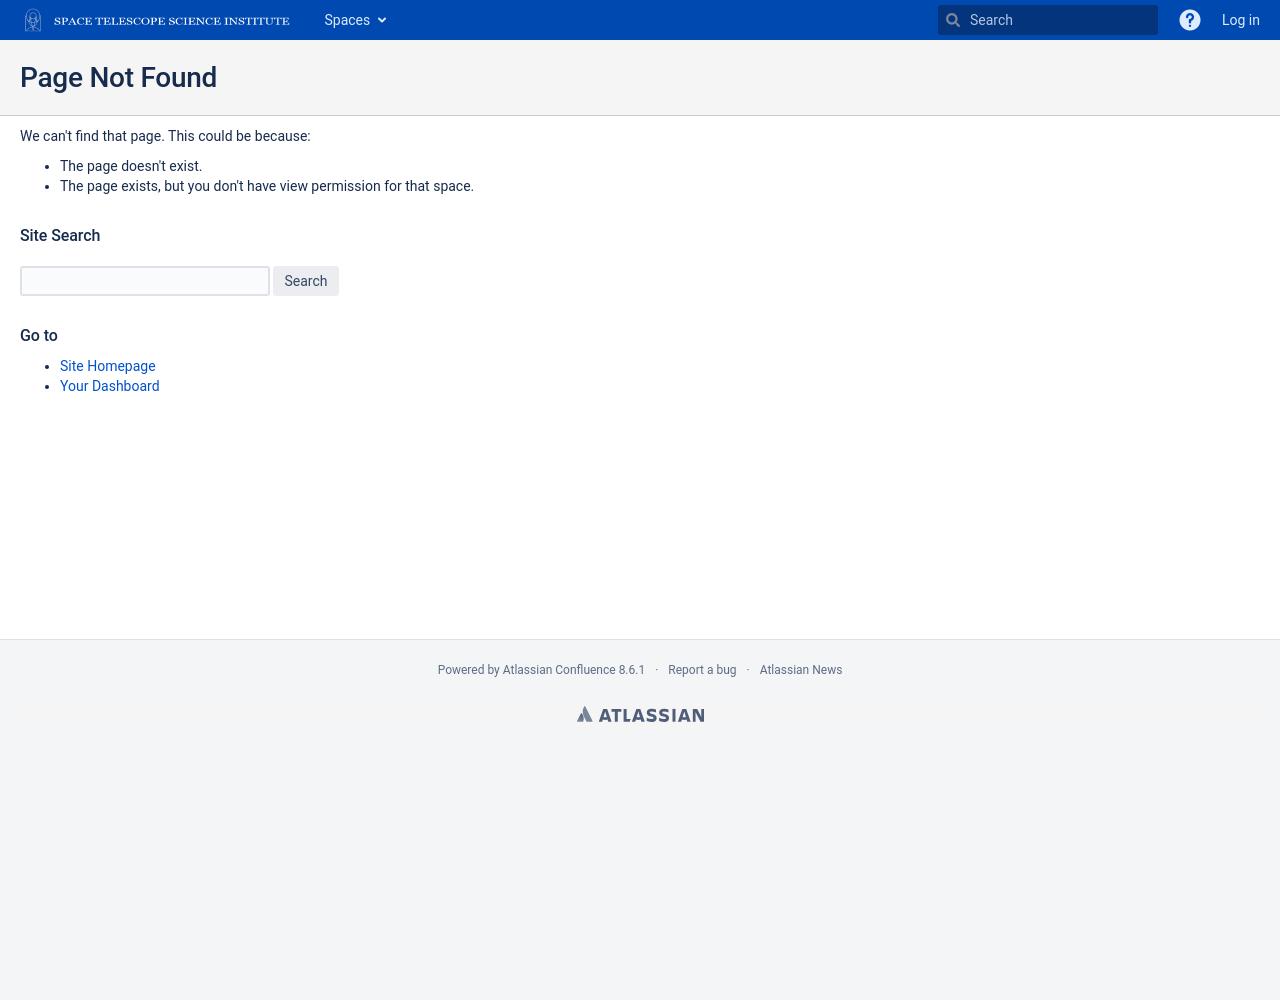  I want to click on 'Powered by', so click(468, 670).